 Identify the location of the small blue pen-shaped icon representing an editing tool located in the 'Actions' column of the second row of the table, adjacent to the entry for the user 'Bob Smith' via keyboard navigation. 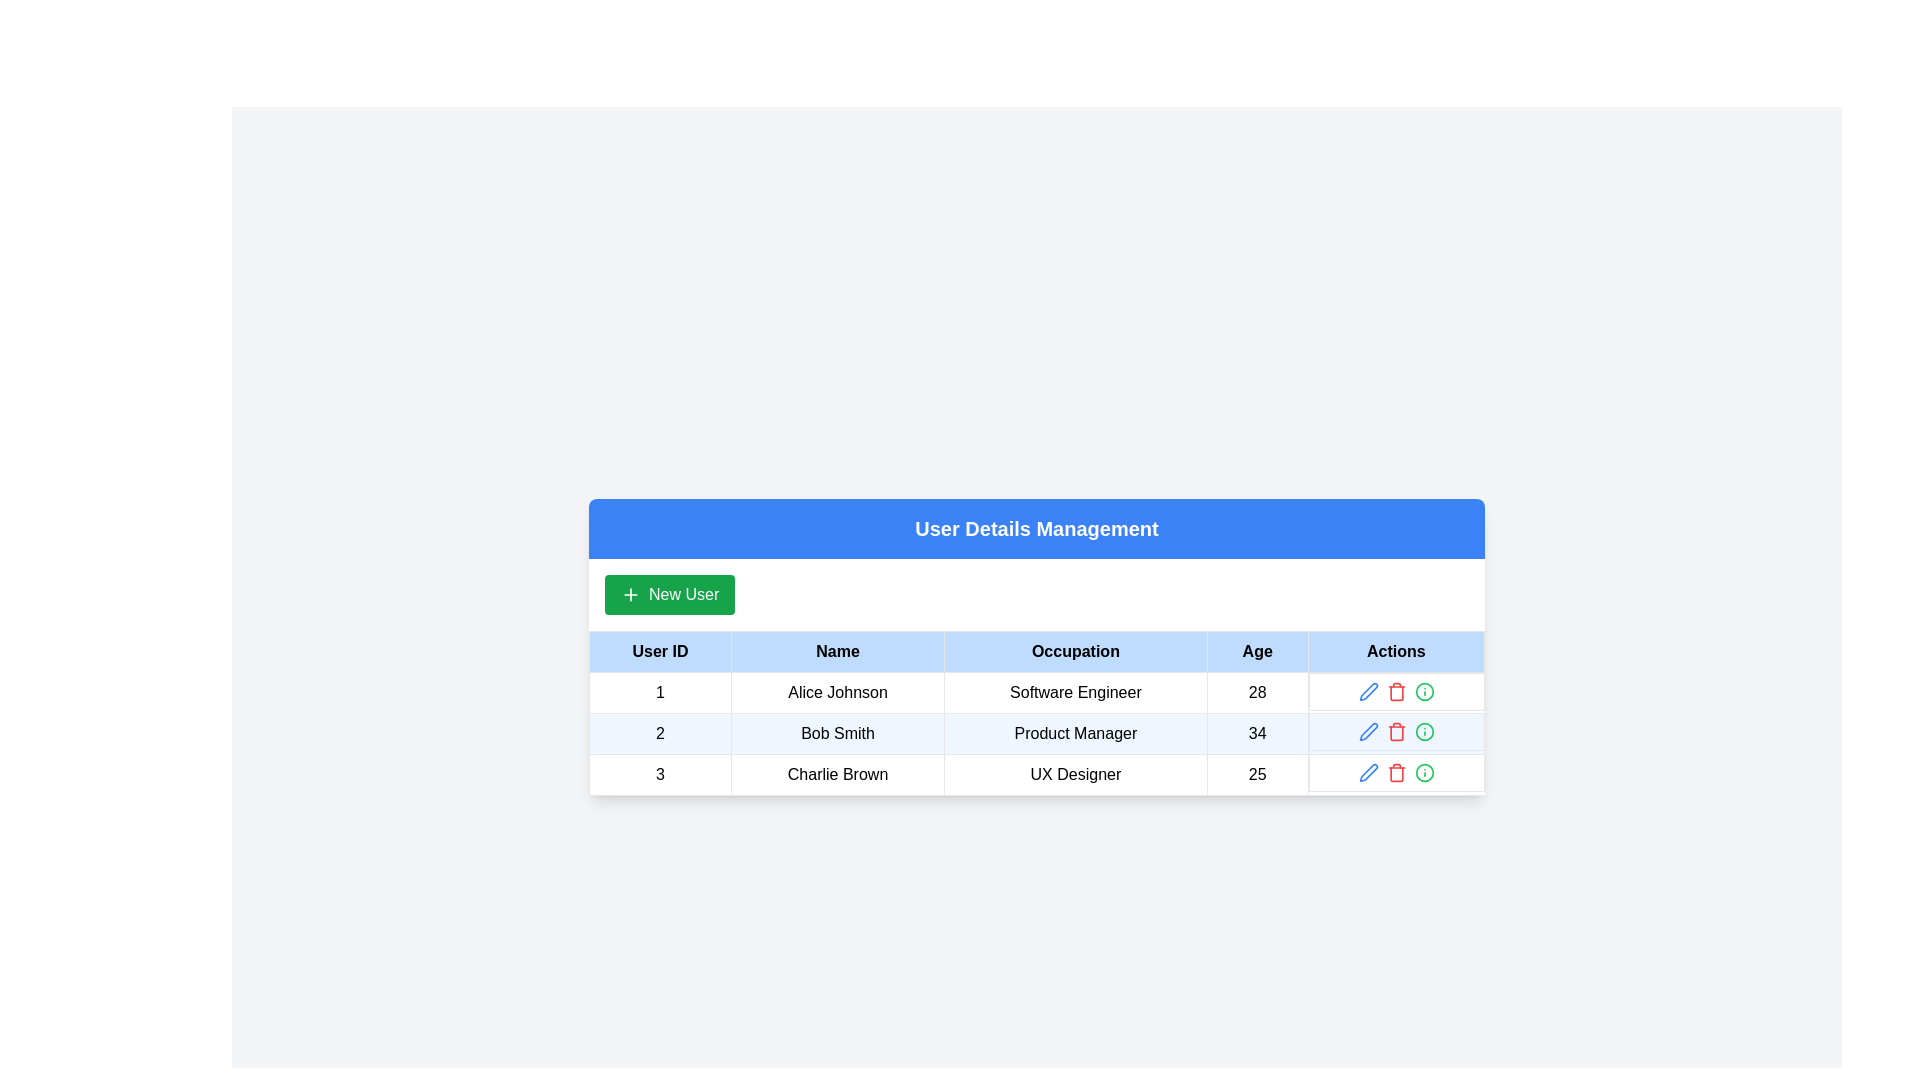
(1367, 690).